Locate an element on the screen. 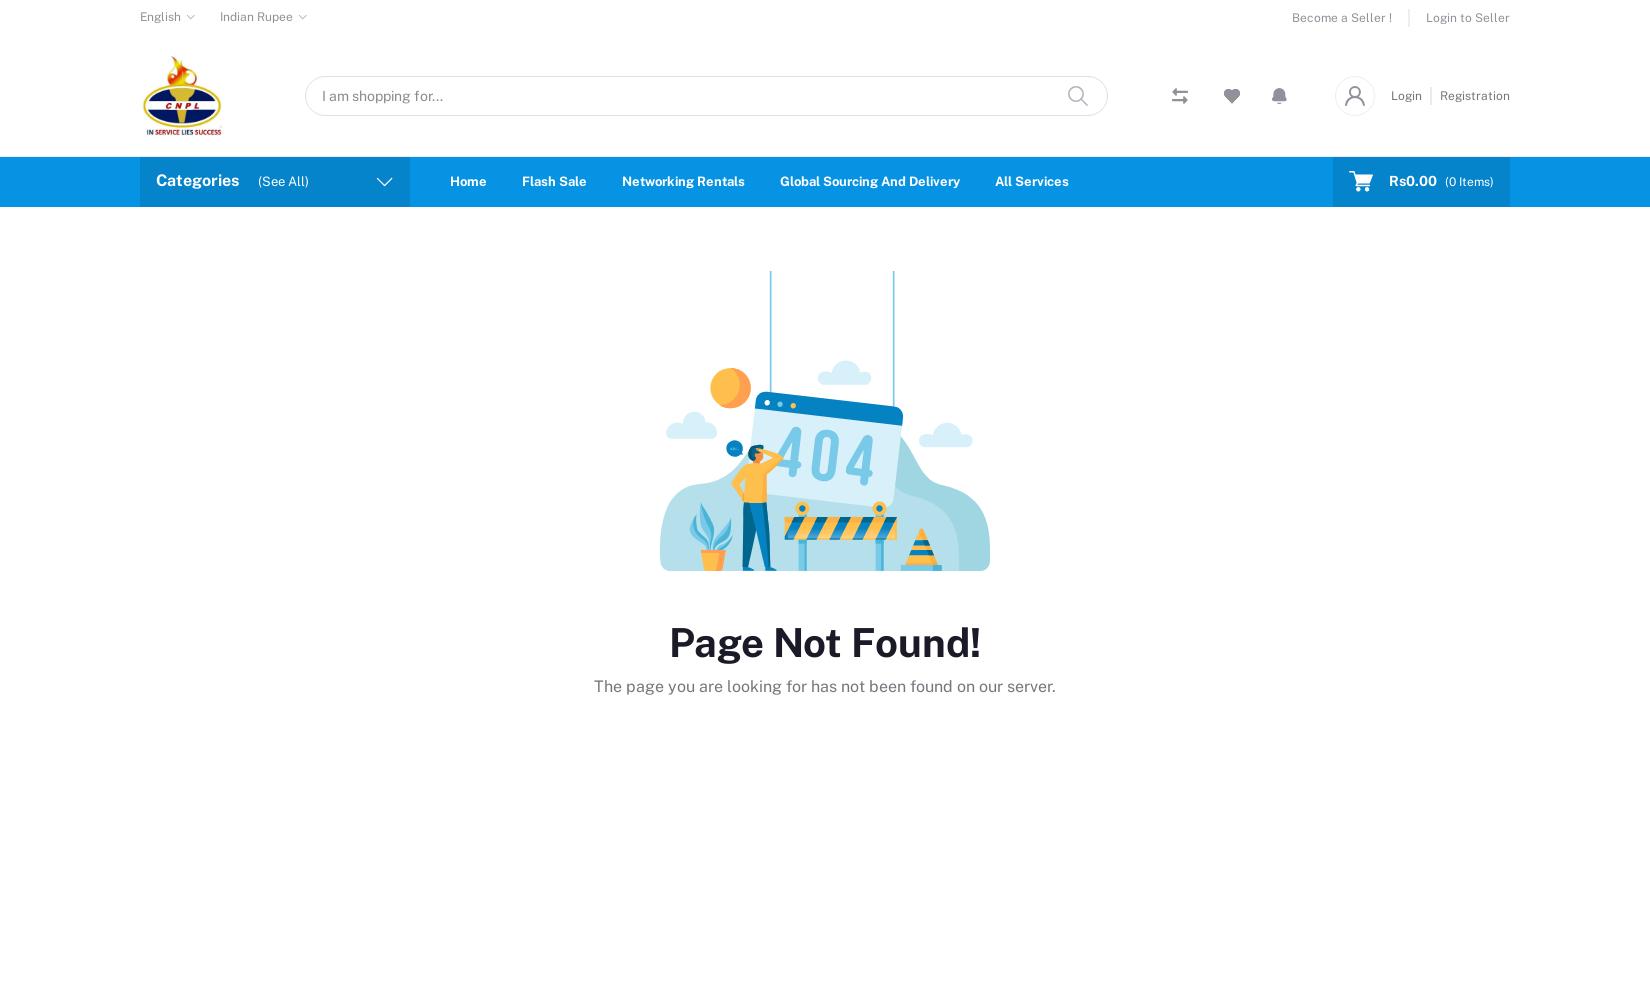  '(' is located at coordinates (1446, 181).